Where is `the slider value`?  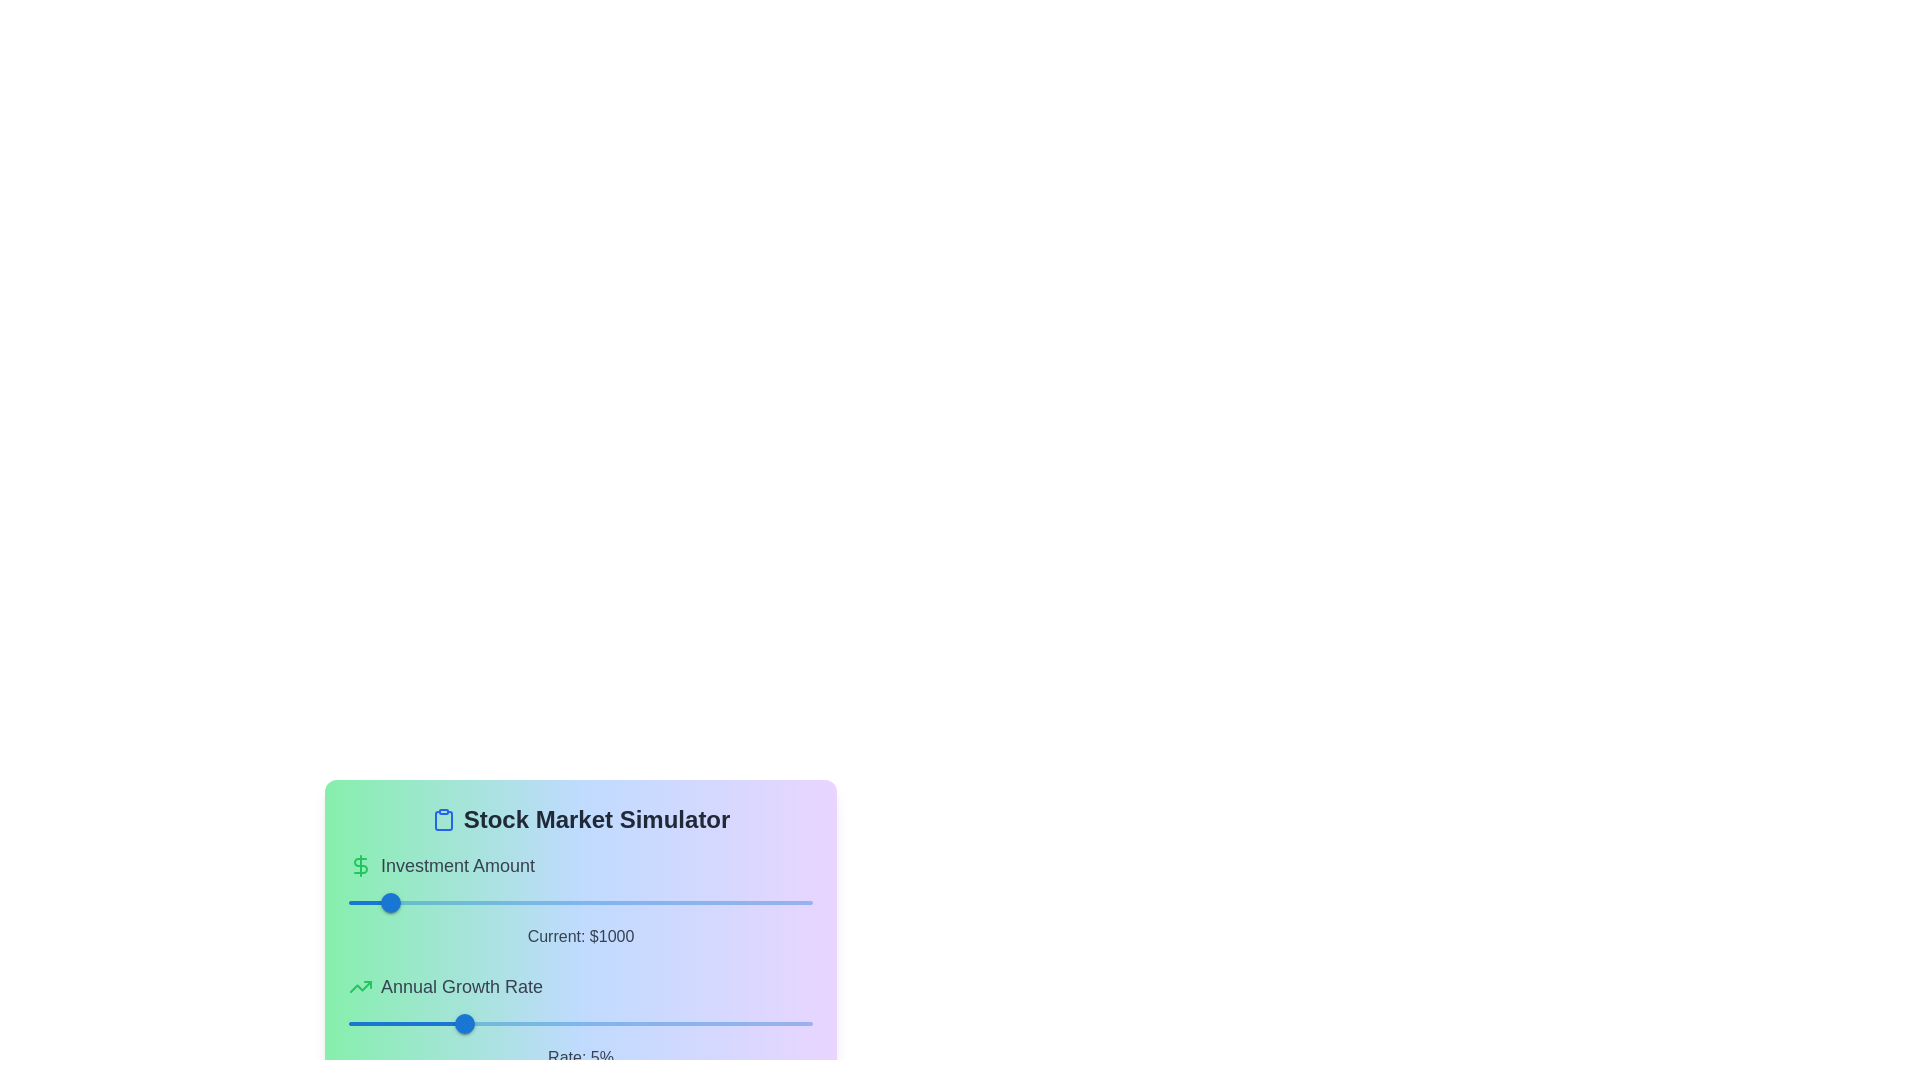 the slider value is located at coordinates (473, 1023).